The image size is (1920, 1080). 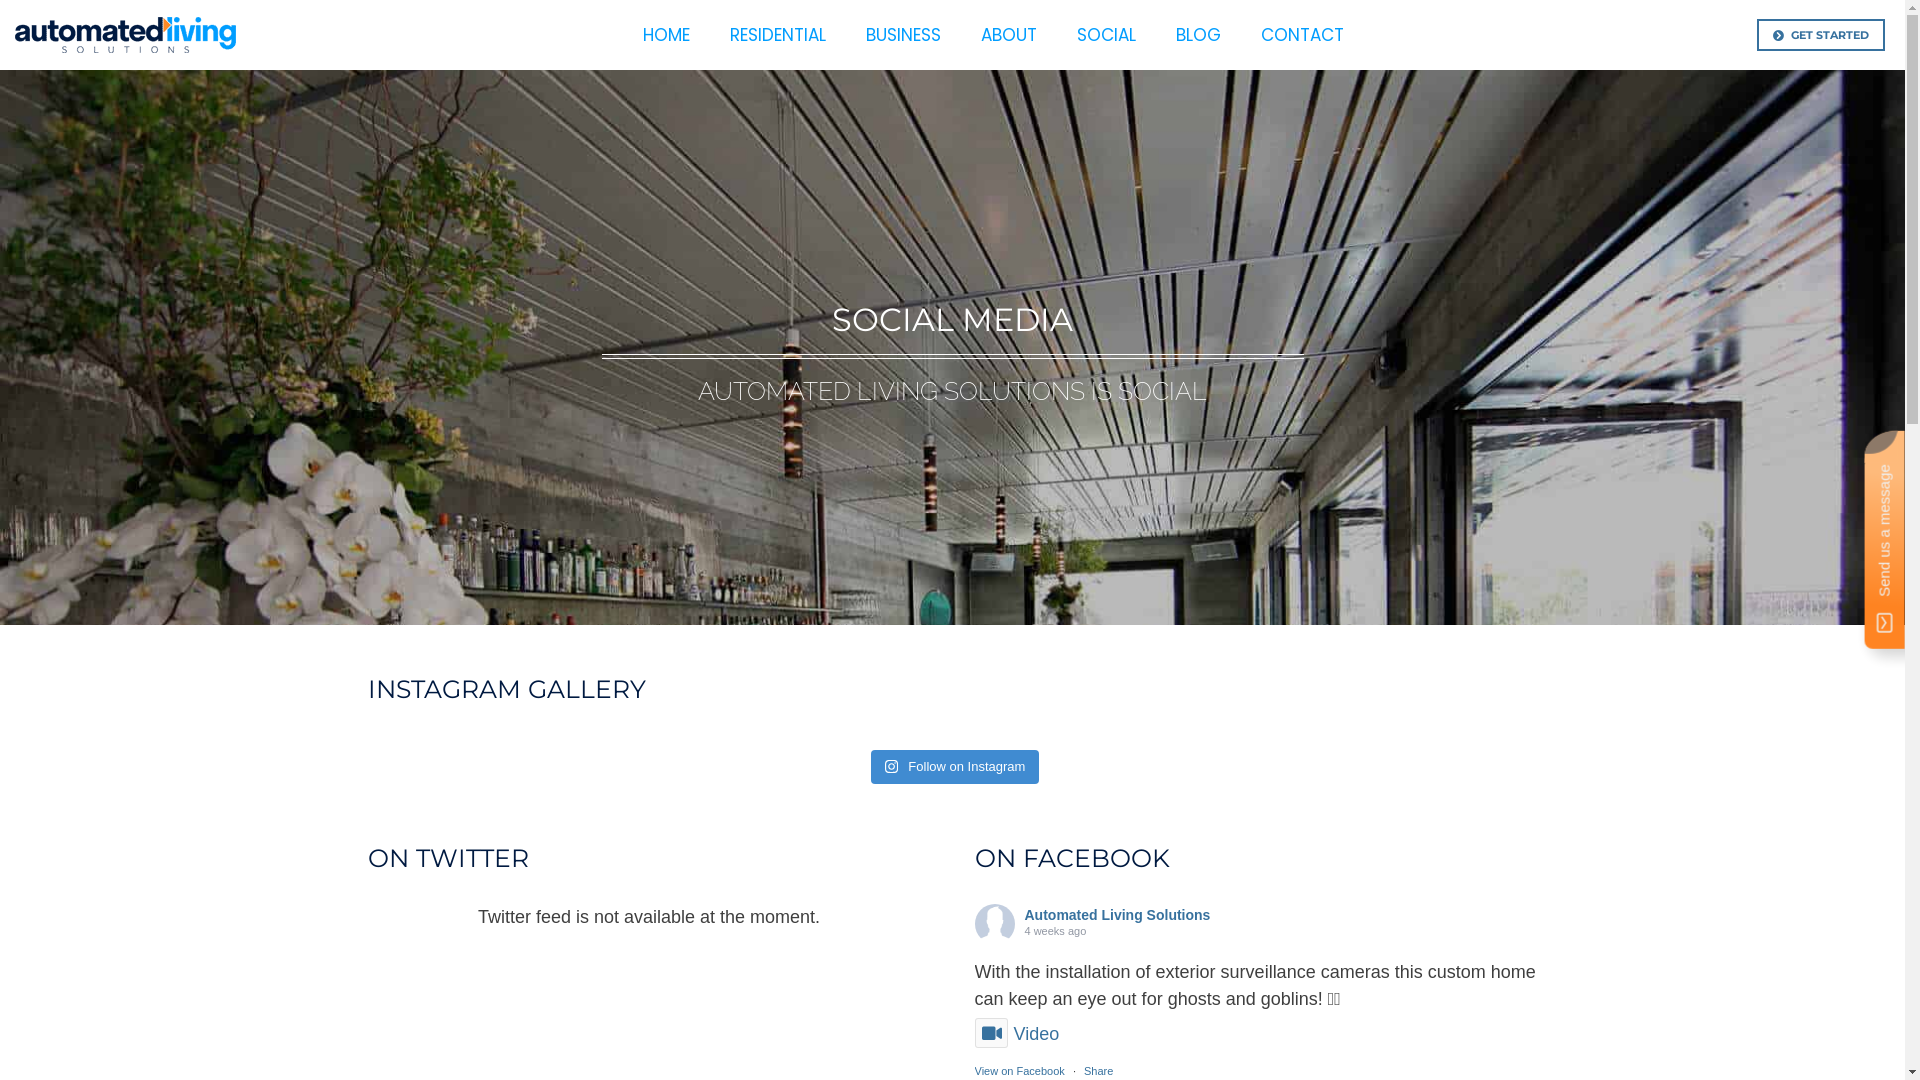 I want to click on 'Video', so click(x=1016, y=1033).